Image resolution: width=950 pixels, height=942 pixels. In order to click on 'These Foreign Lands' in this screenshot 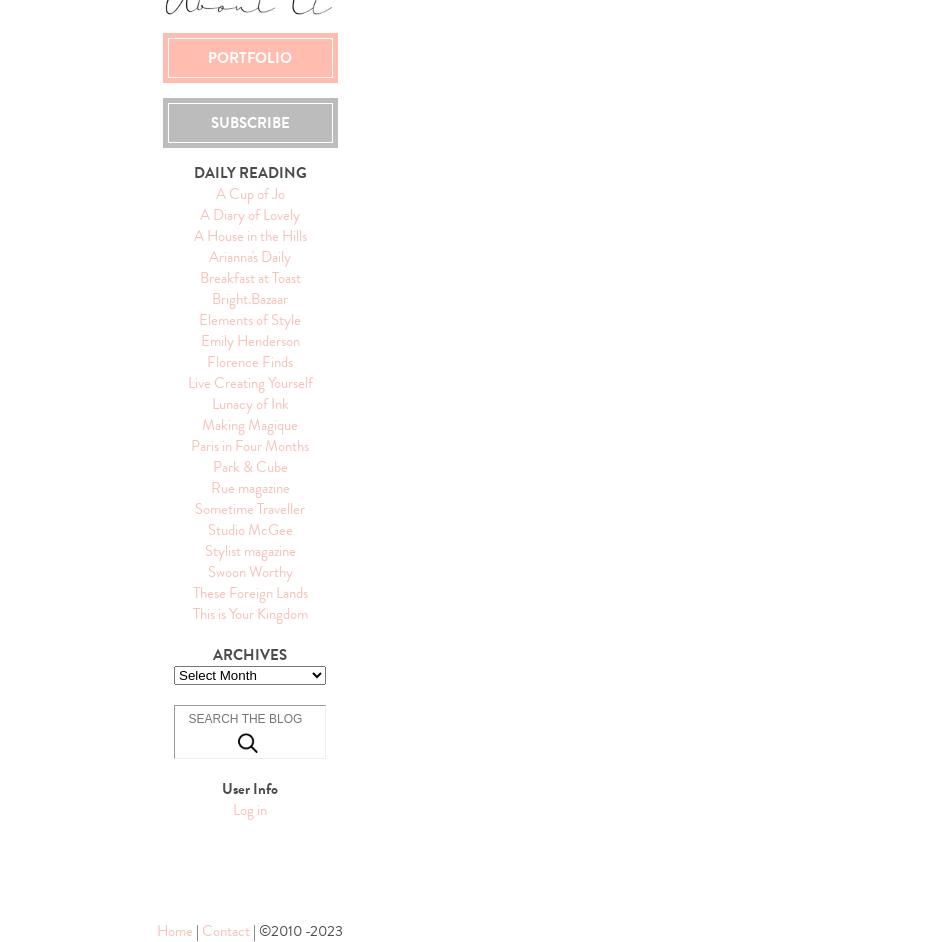, I will do `click(248, 592)`.